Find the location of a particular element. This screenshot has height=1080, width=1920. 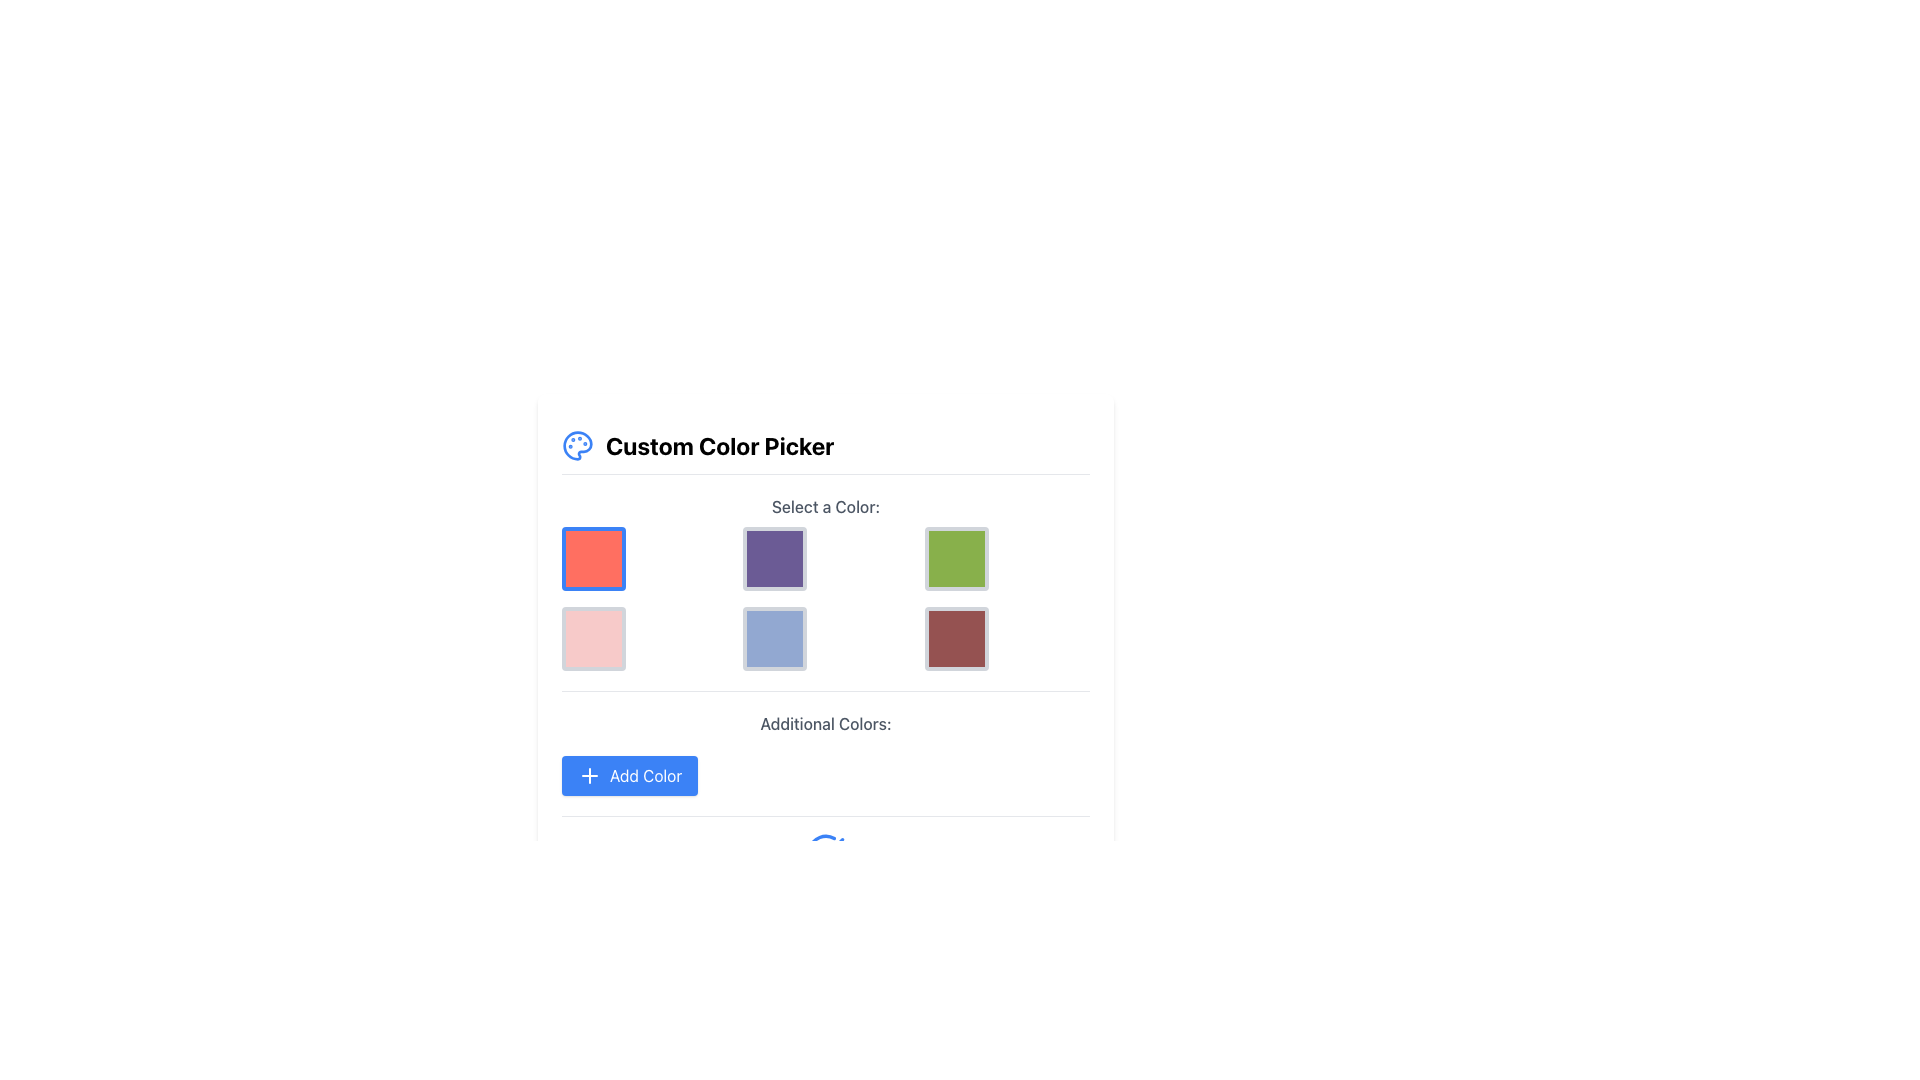

the text label that reads 'Additional Colors:' which is styled in a medium-weight gray font and positioned directly above the blue 'Add Color' button is located at coordinates (825, 724).